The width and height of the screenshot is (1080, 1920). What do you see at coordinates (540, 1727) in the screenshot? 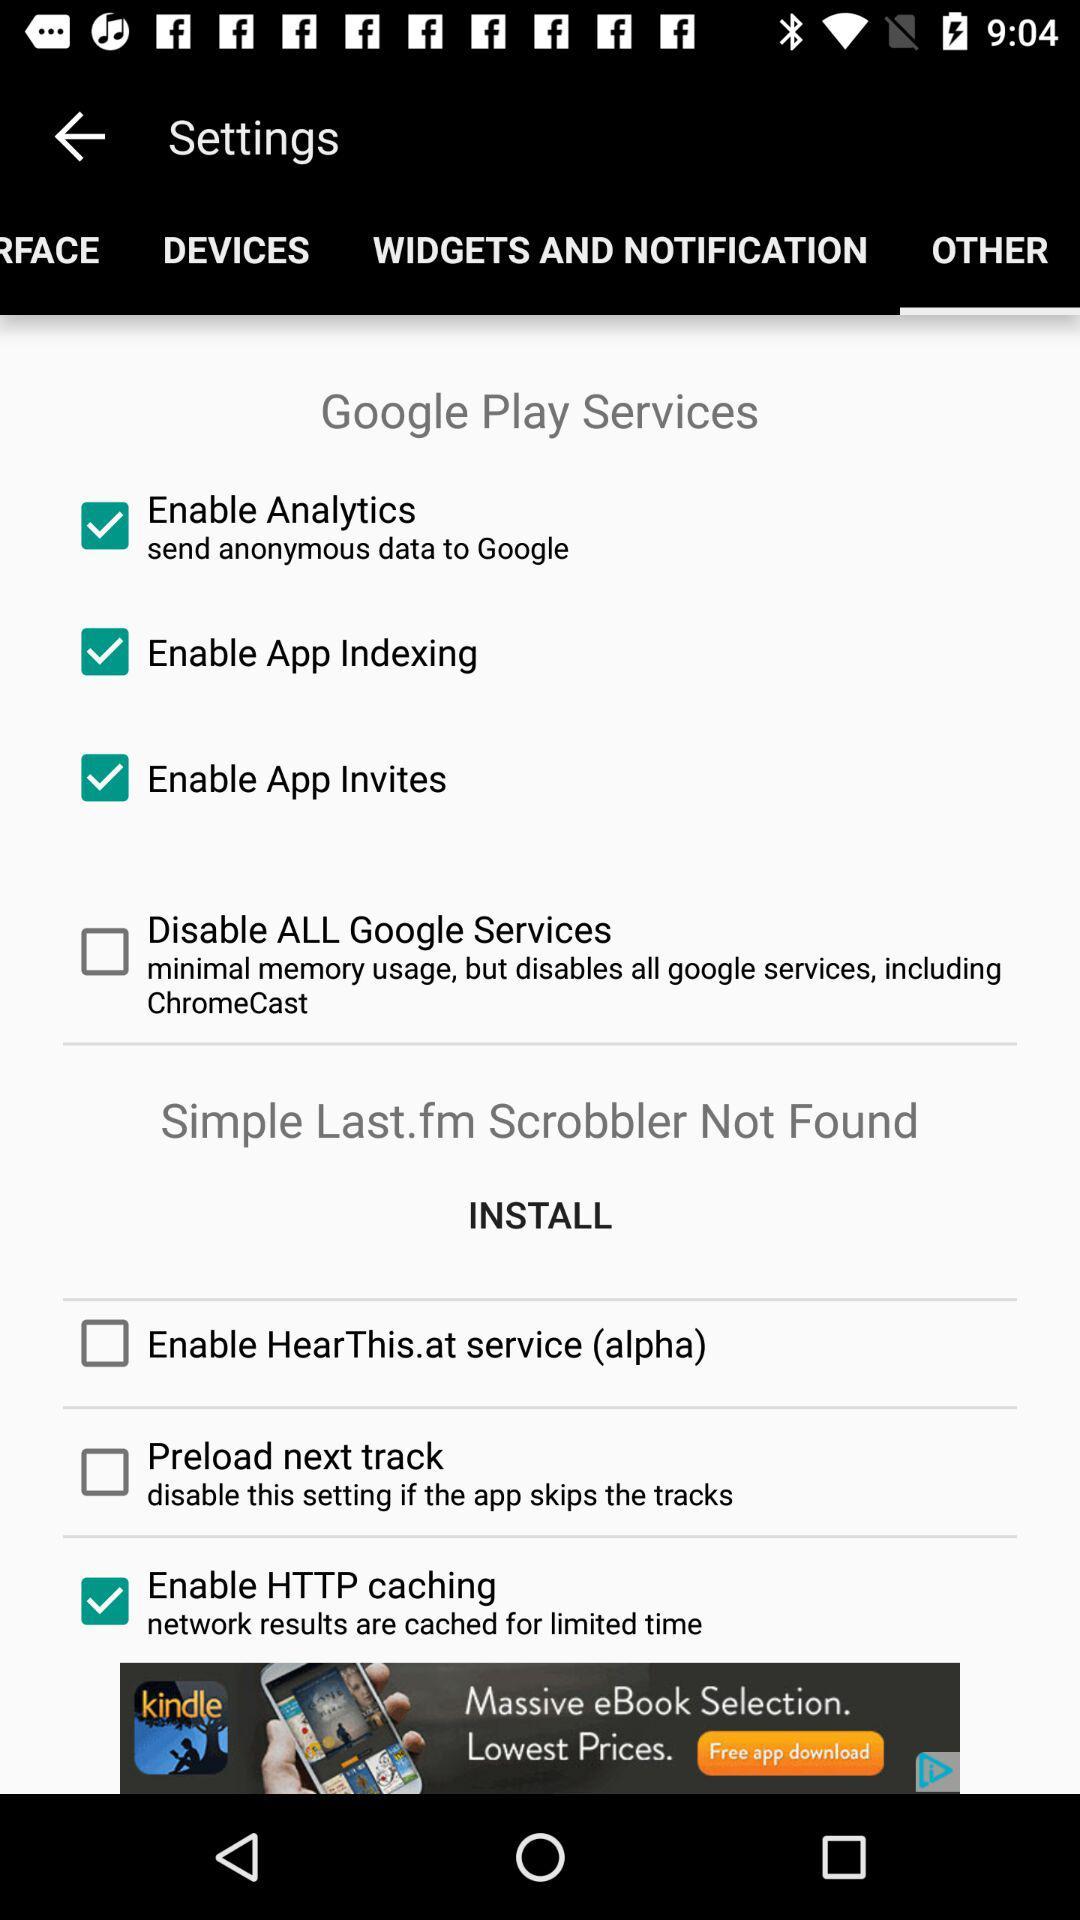
I see `banner advertisement` at bounding box center [540, 1727].